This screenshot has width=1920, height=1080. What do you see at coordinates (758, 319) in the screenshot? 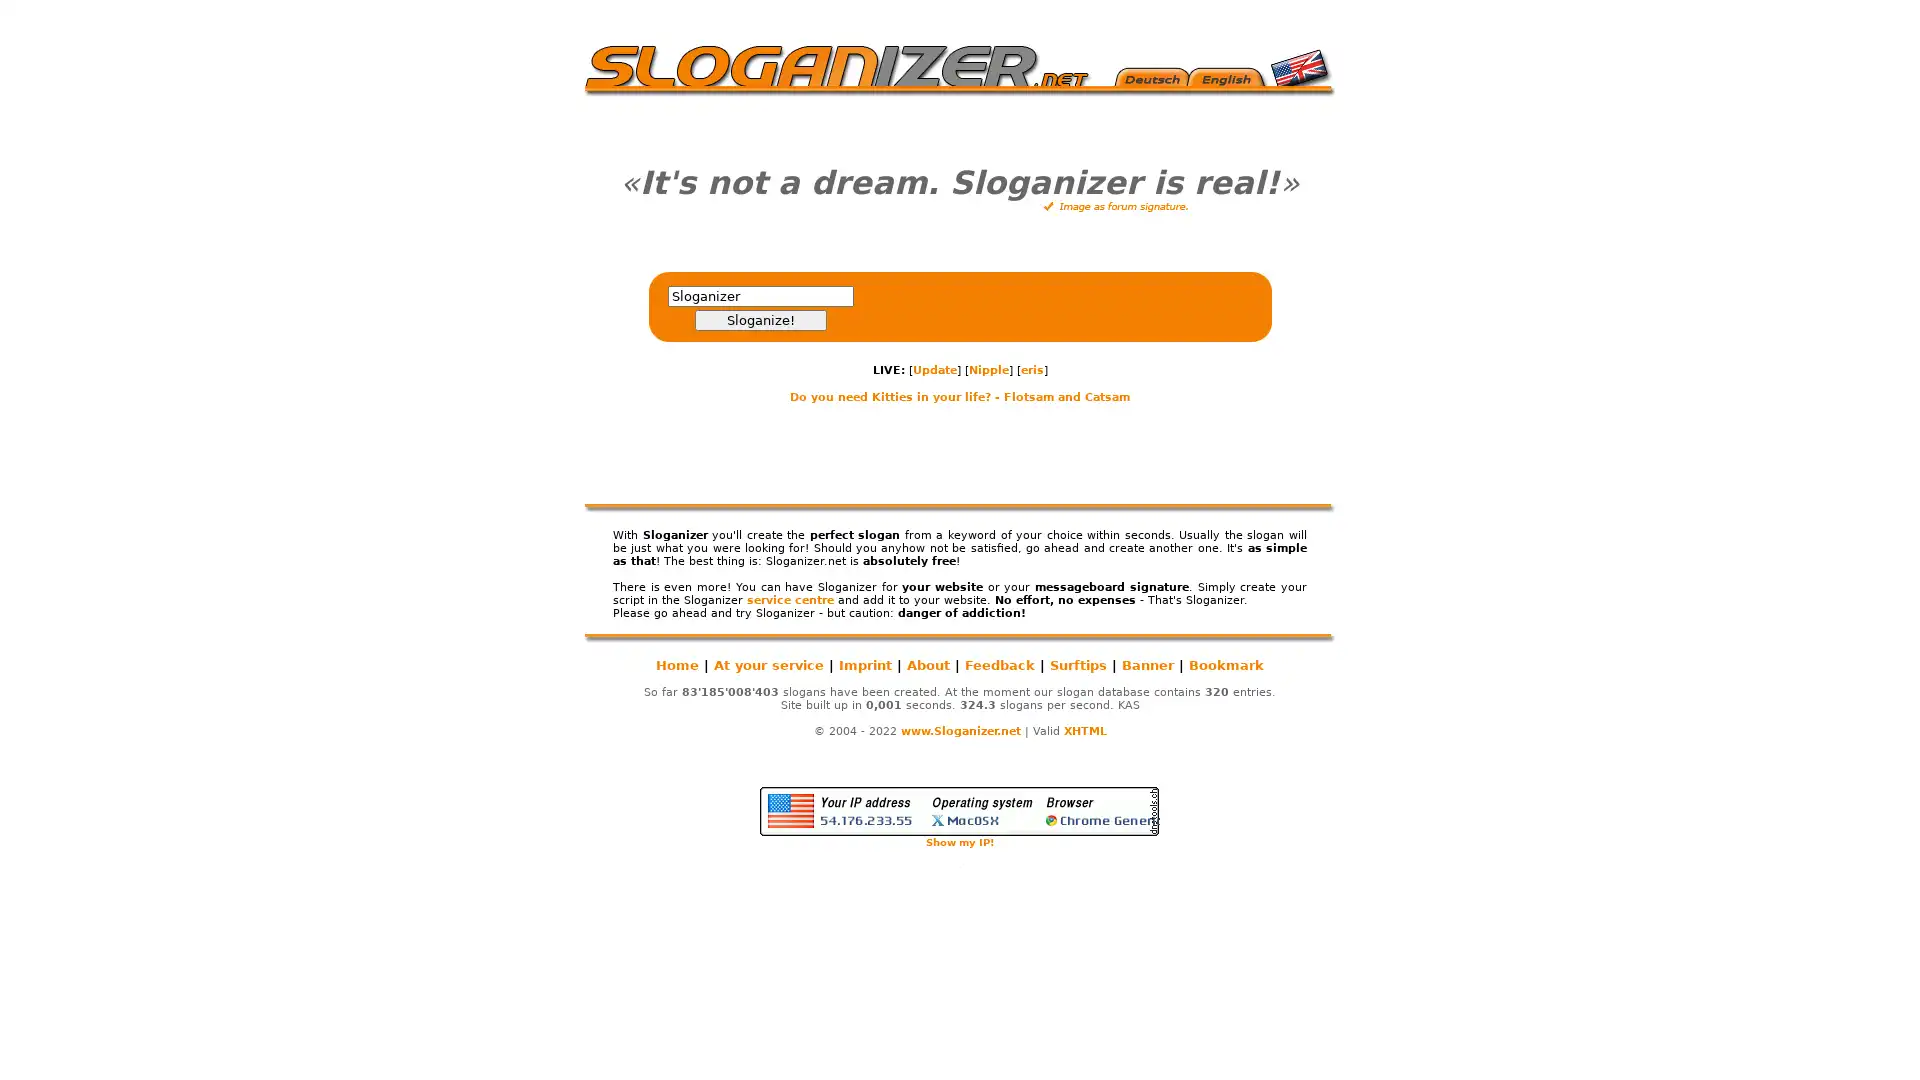
I see `Sloganize!` at bounding box center [758, 319].